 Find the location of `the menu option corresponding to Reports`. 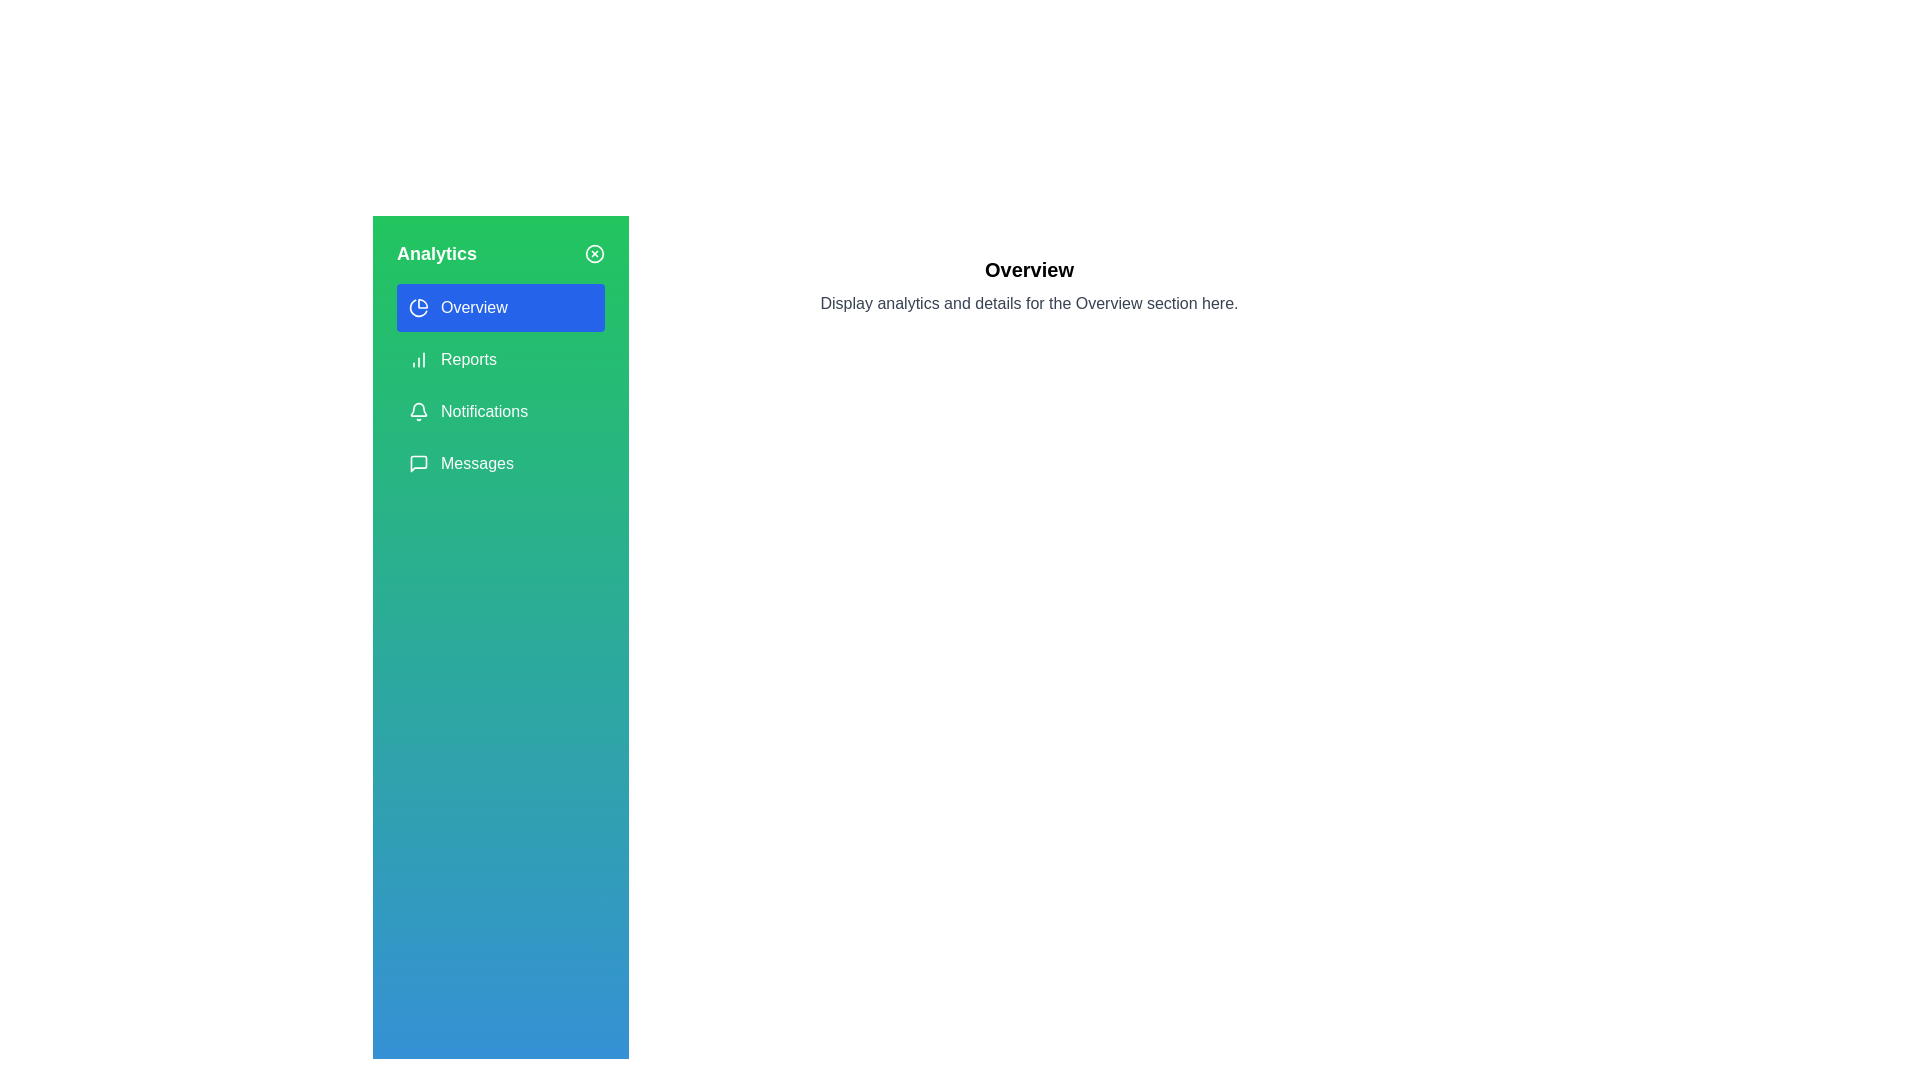

the menu option corresponding to Reports is located at coordinates (500, 358).